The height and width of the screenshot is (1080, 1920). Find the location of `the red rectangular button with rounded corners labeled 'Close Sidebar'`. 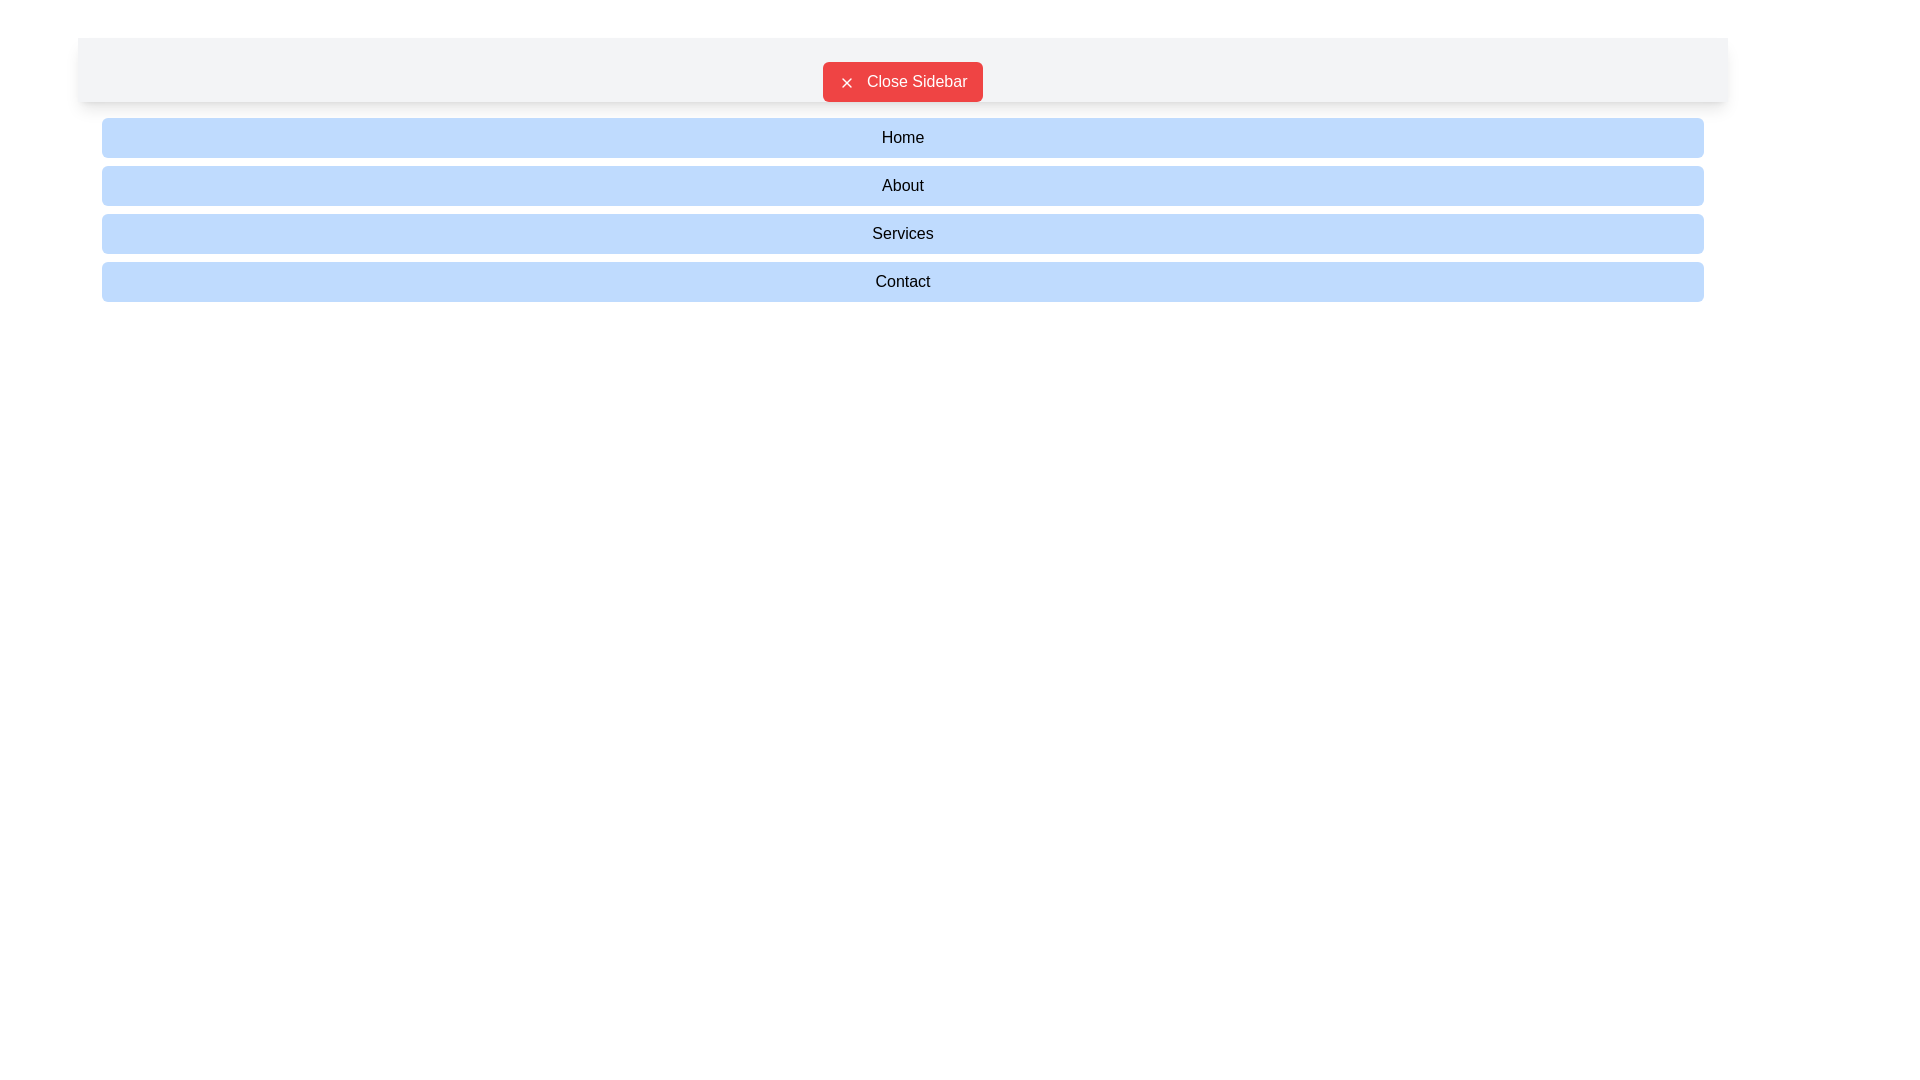

the red rectangular button with rounded corners labeled 'Close Sidebar' is located at coordinates (901, 80).